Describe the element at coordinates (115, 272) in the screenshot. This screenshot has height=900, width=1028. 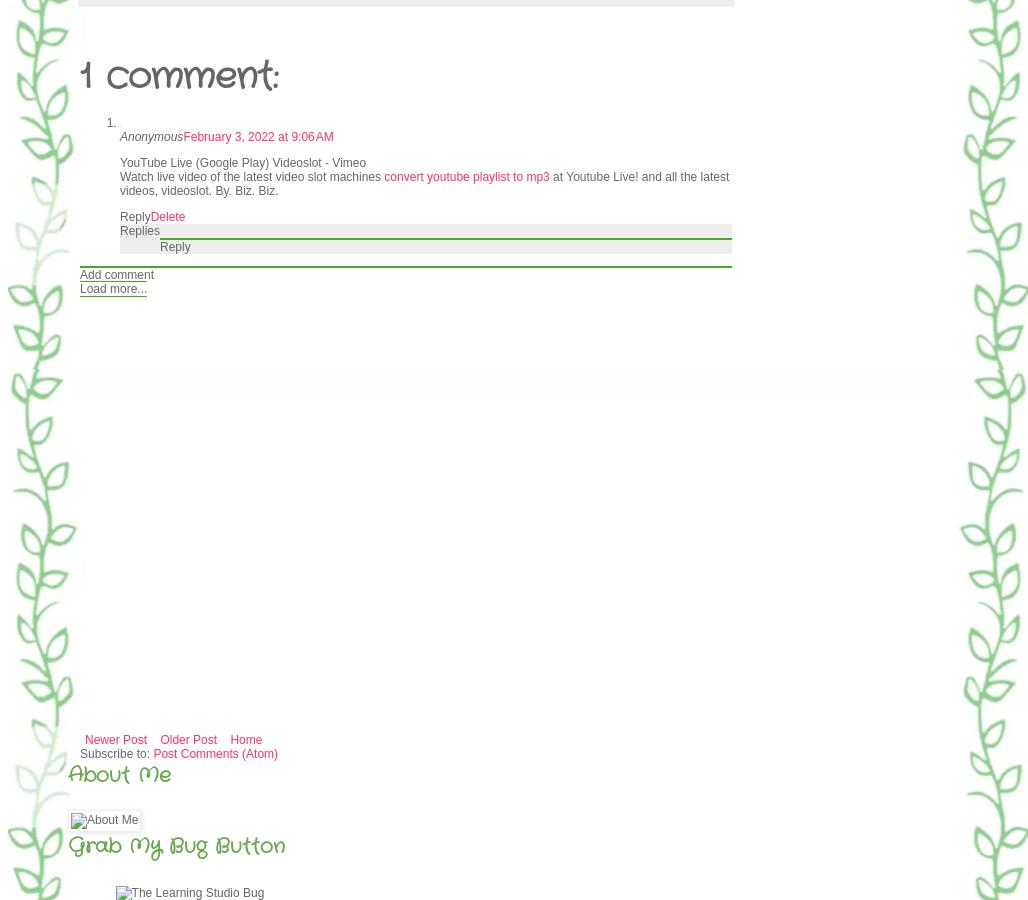
I see `'Add comment'` at that location.